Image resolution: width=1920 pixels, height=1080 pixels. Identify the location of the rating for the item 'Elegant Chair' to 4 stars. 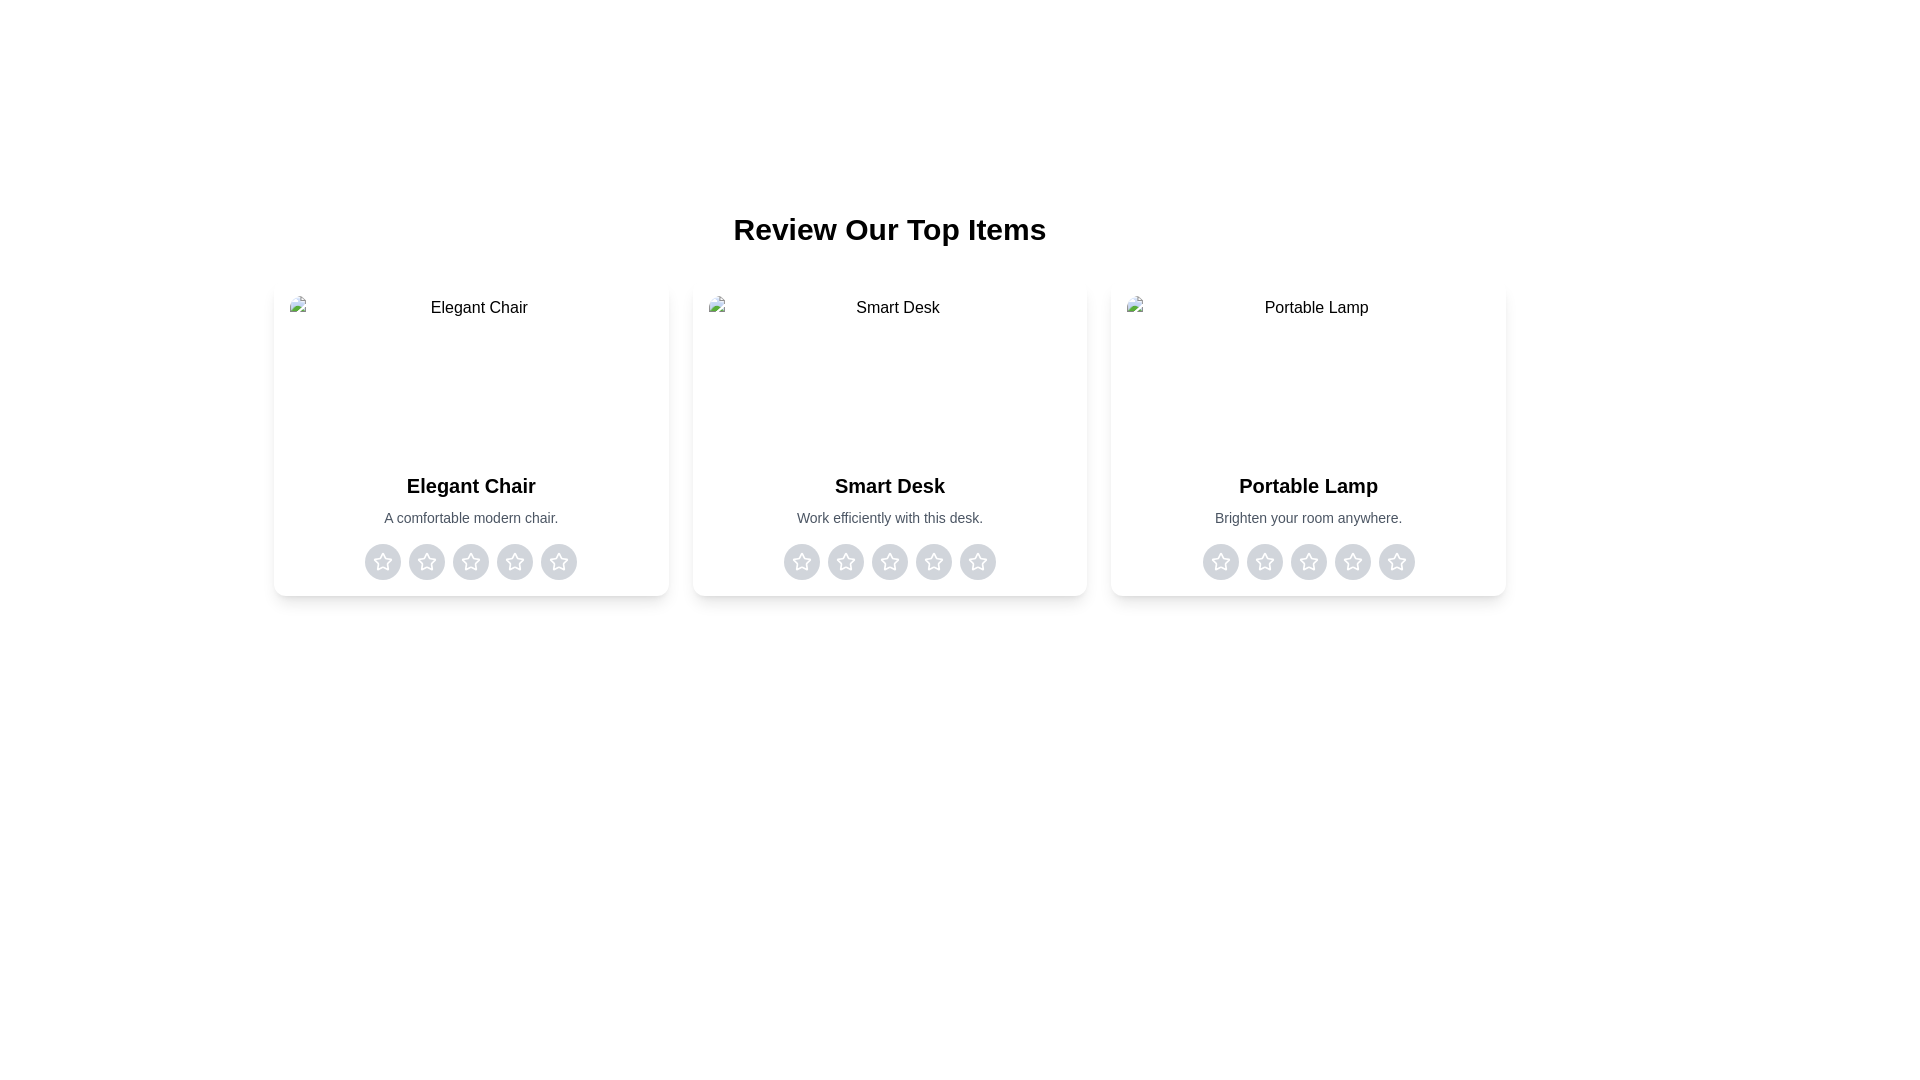
(514, 562).